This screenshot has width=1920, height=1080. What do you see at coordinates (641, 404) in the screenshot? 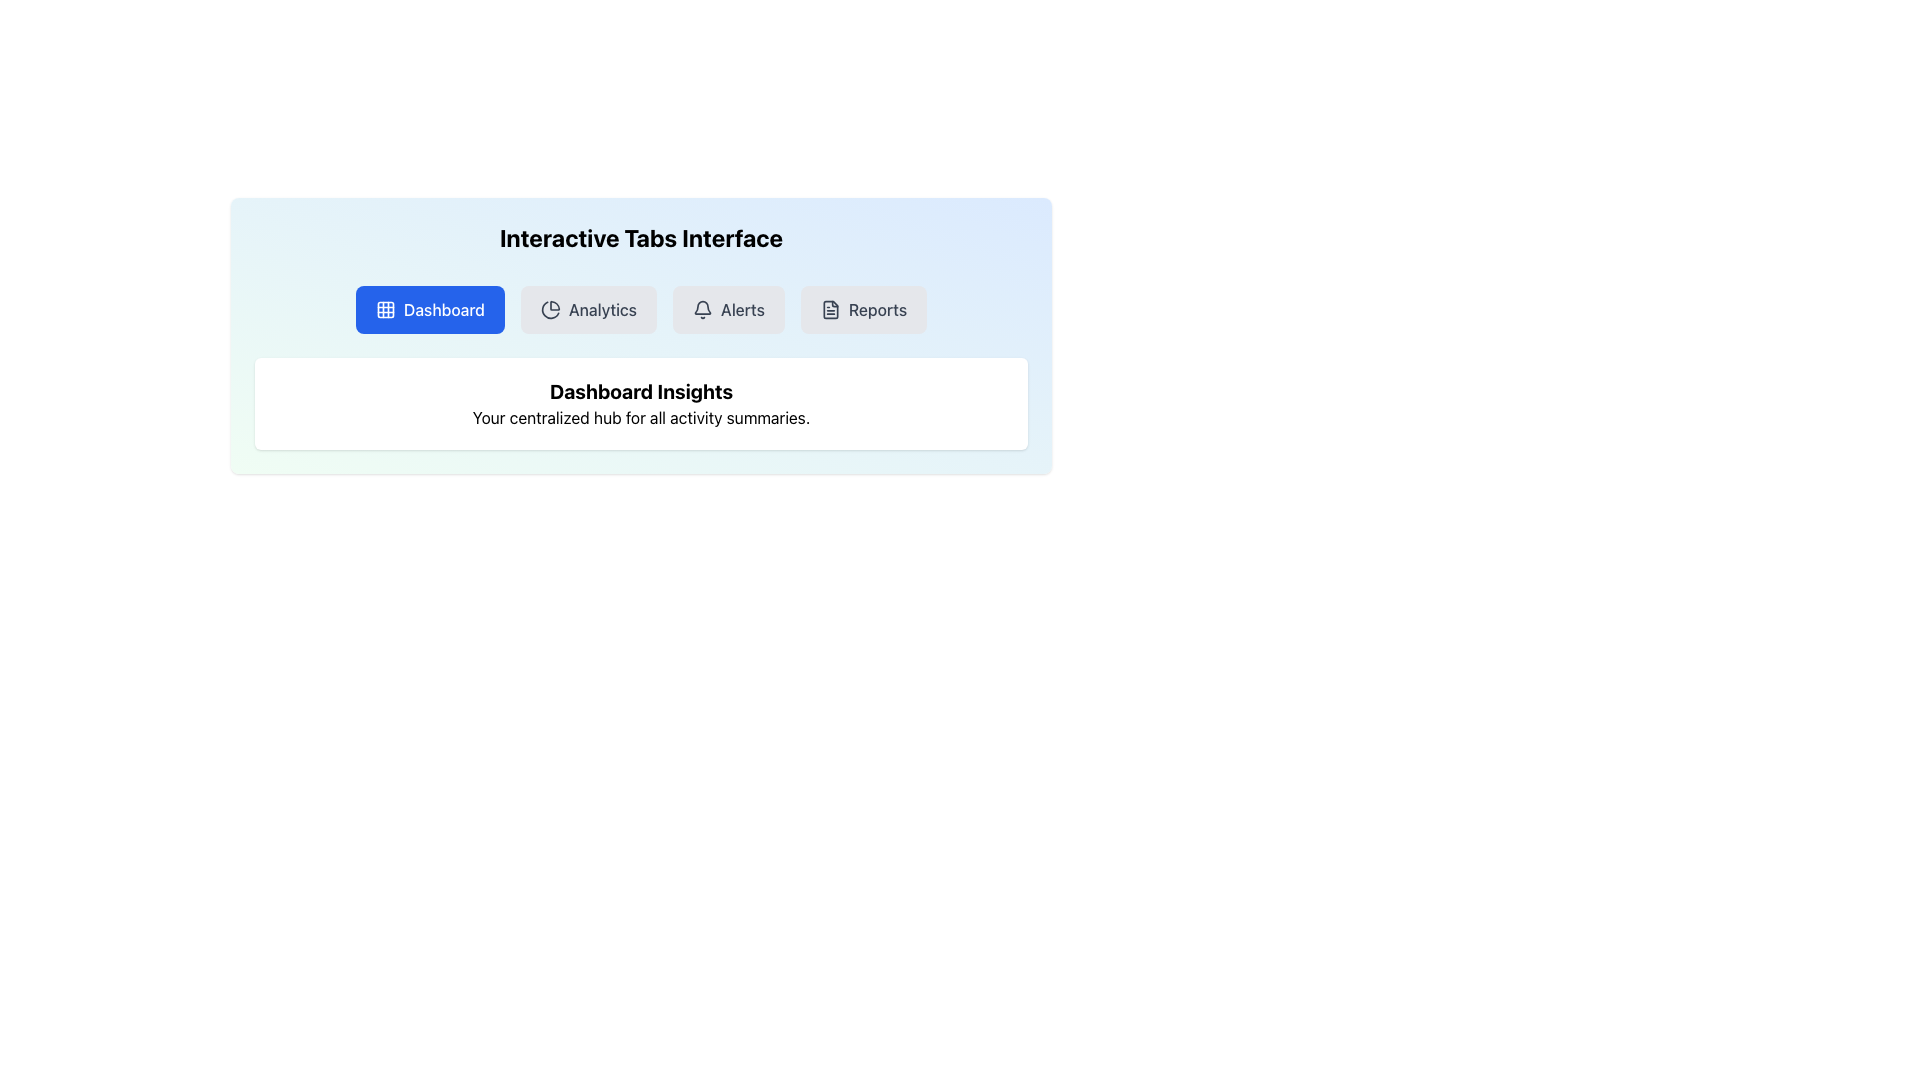
I see `text element containing the title 'Dashboard Insights' and subtitle 'Your centralized hub for all activity summaries.' located at the center bottom of the interface's main section` at bounding box center [641, 404].